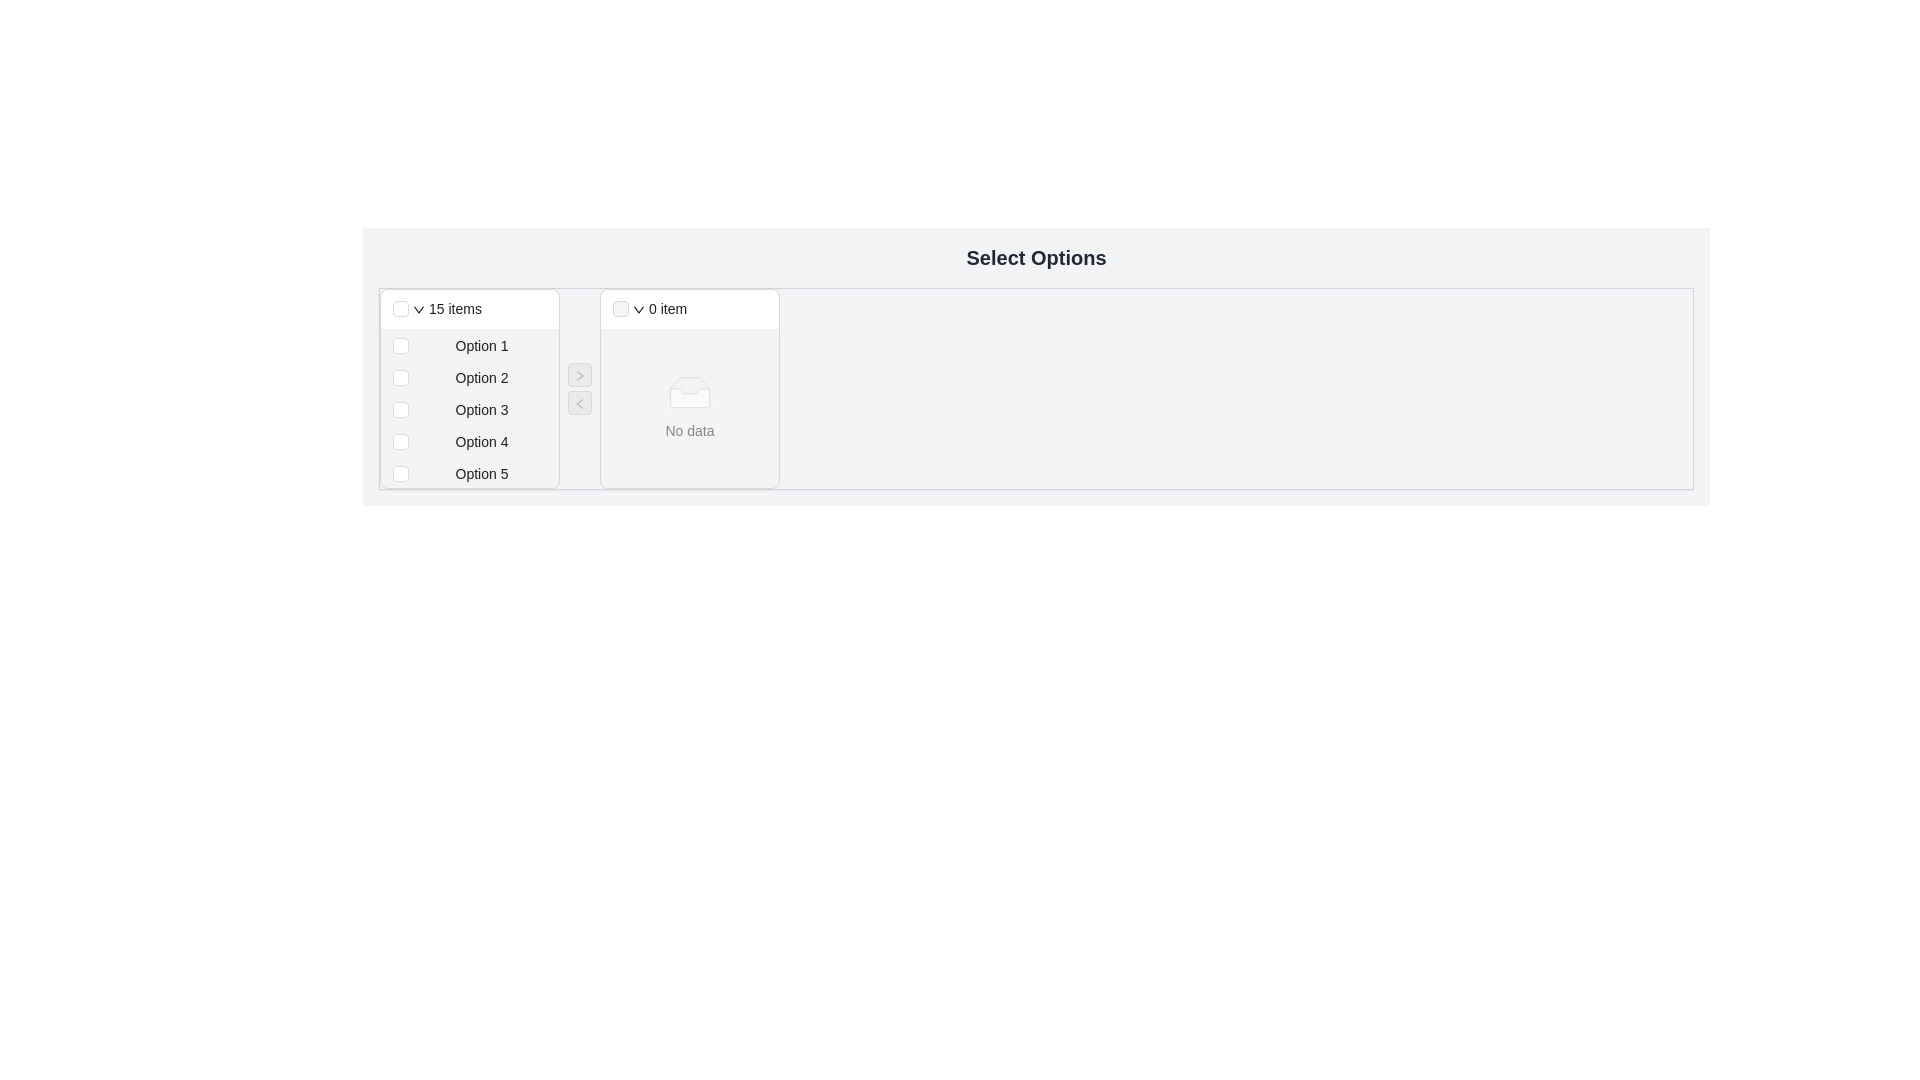 The image size is (1920, 1080). Describe the element at coordinates (400, 441) in the screenshot. I see `the checkbox for 'Option 4' located at the beginning of its list entry` at that location.